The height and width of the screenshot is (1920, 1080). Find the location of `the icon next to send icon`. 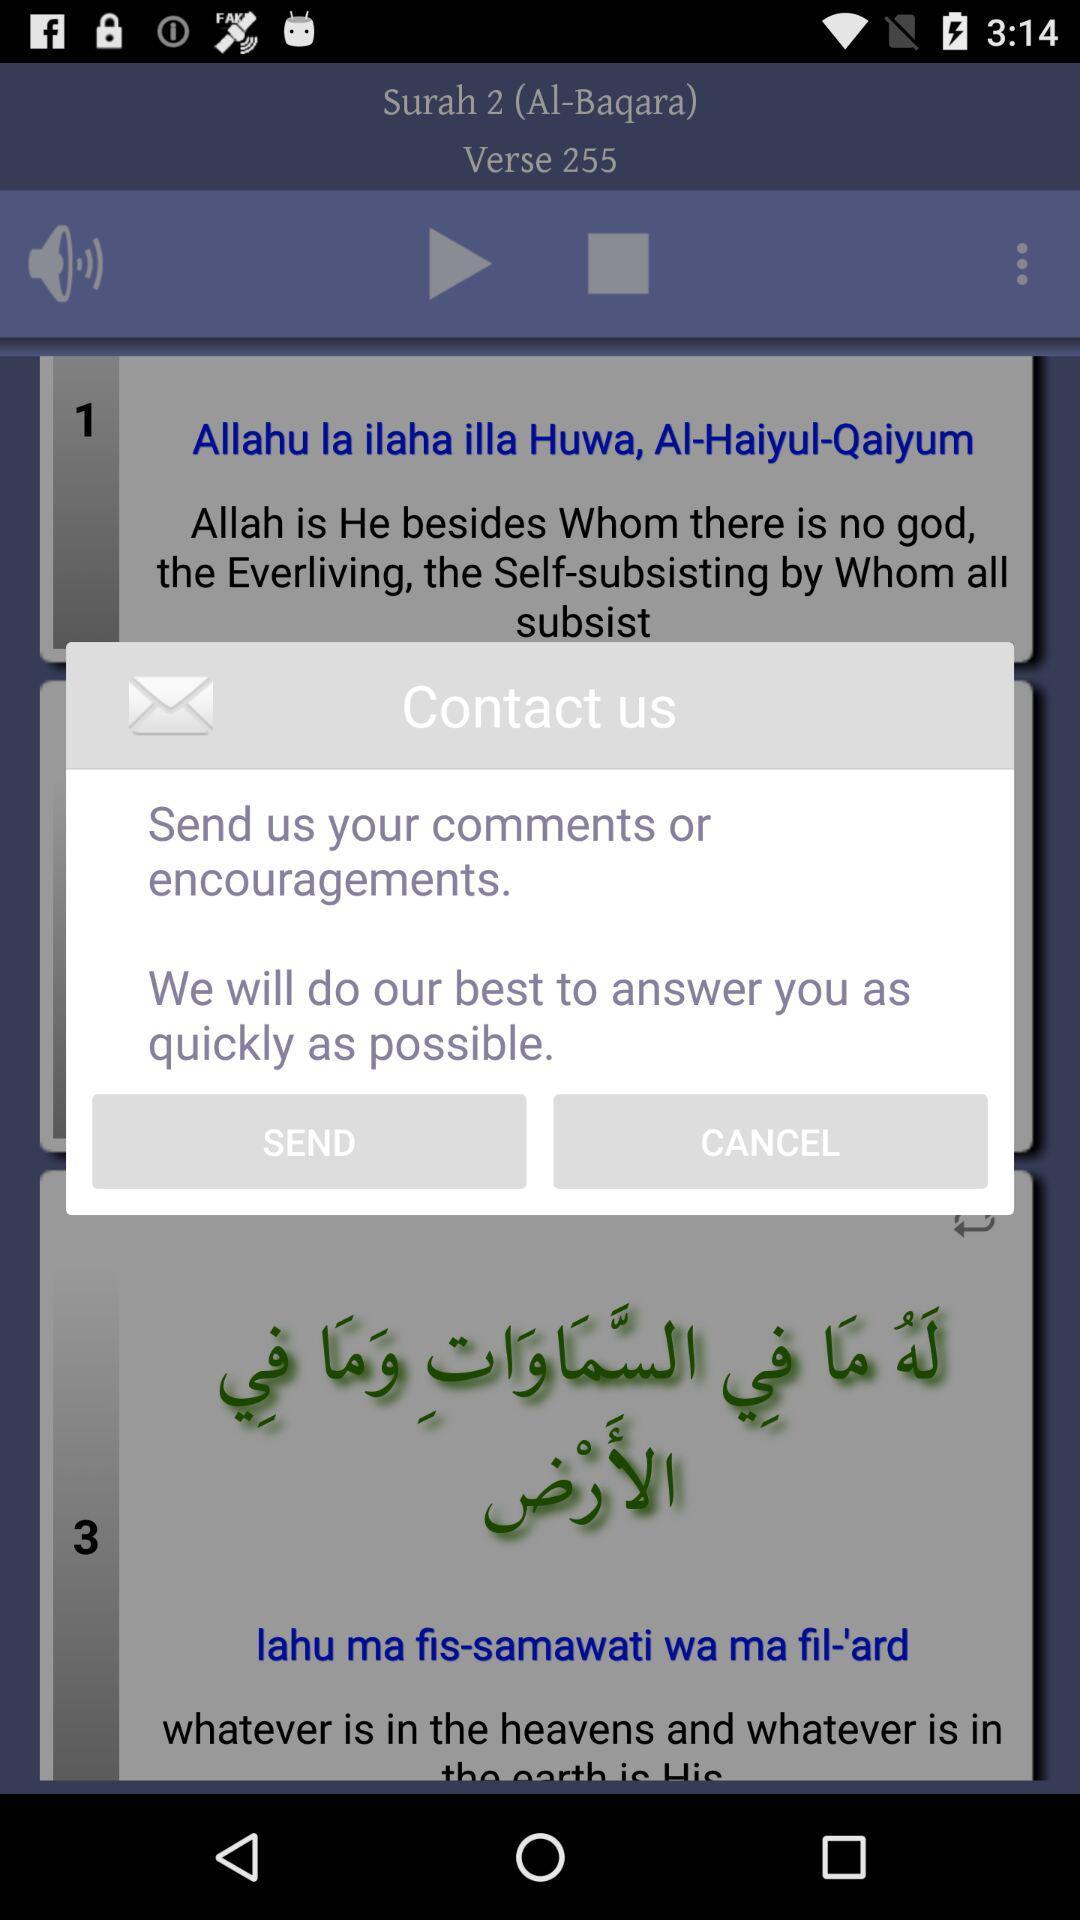

the icon next to send icon is located at coordinates (769, 1141).